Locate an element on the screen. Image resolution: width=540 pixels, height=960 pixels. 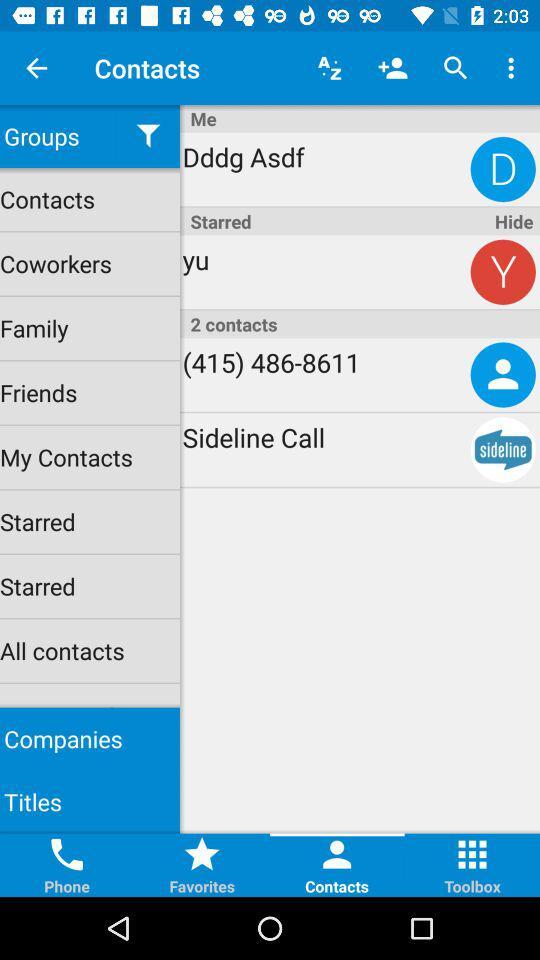
the filter icon is located at coordinates (147, 135).